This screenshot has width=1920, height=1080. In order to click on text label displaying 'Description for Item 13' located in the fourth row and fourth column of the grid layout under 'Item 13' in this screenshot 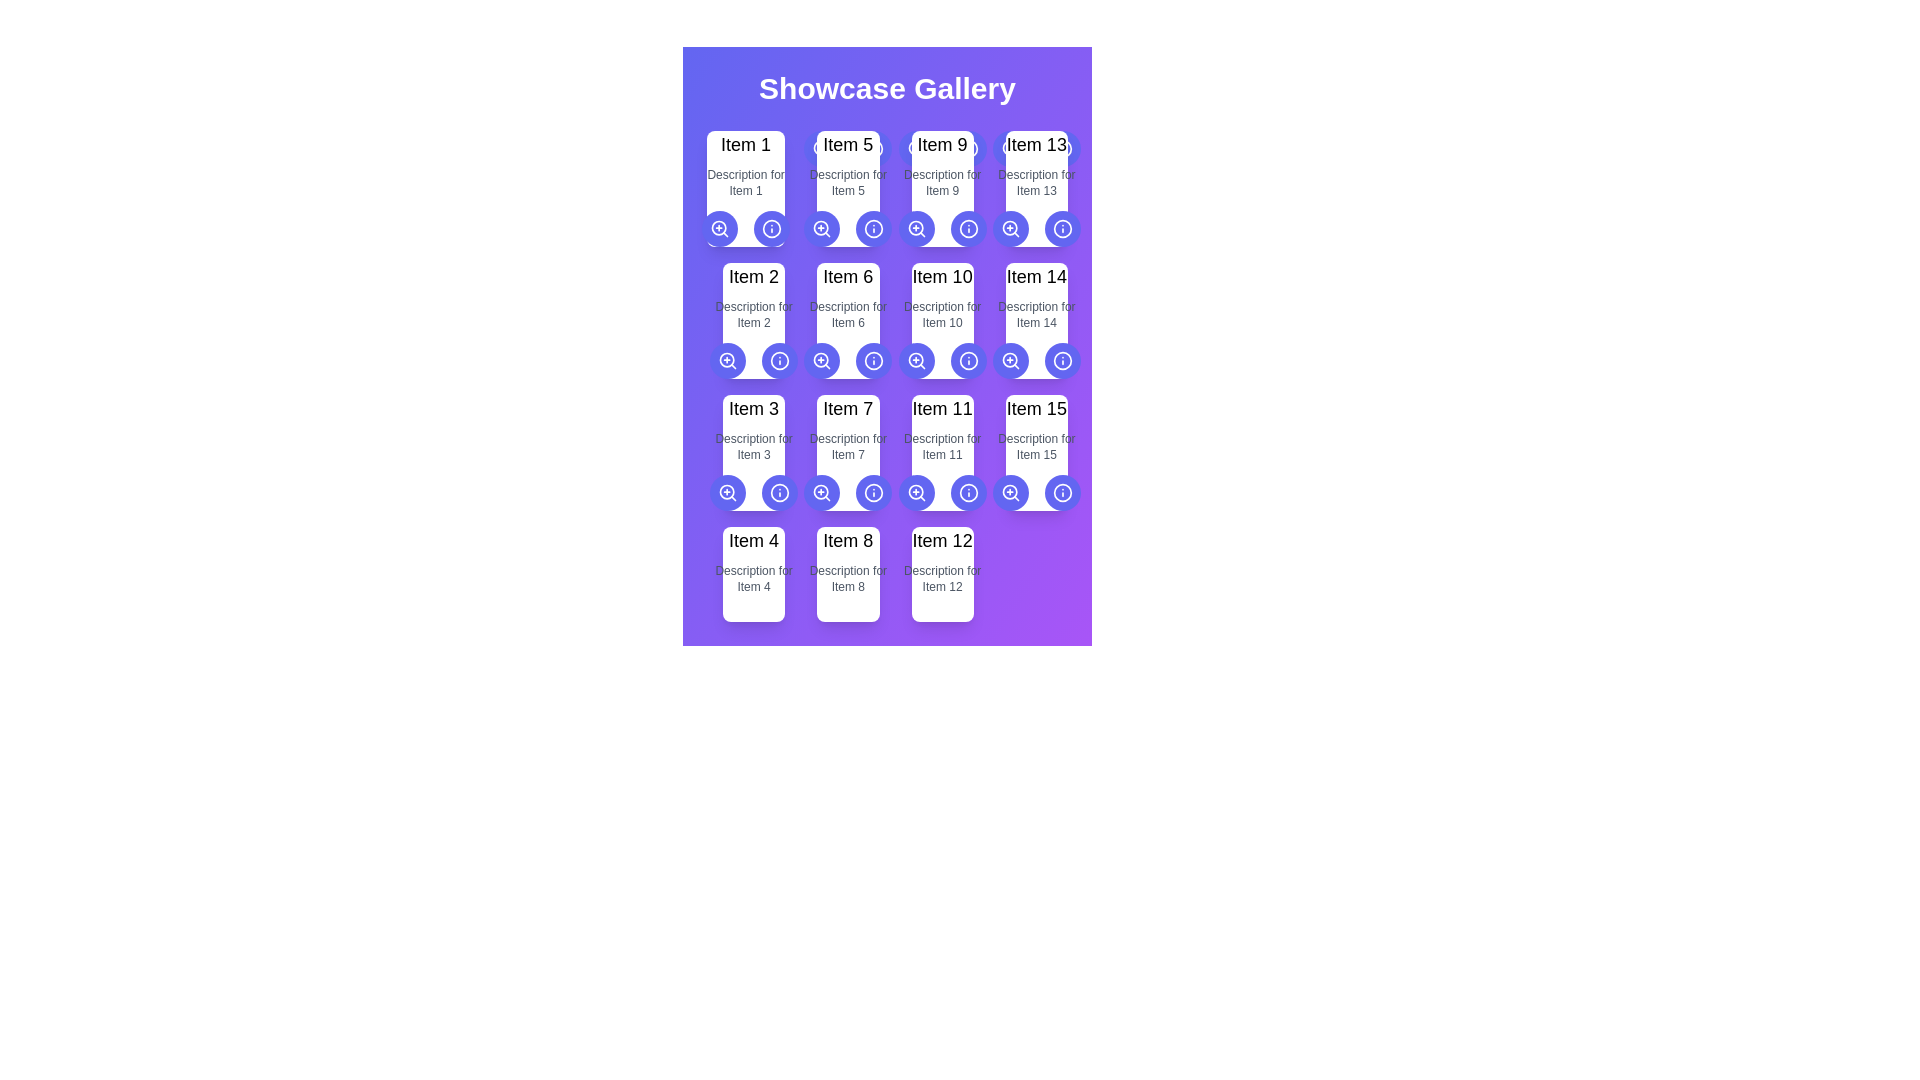, I will do `click(1036, 182)`.